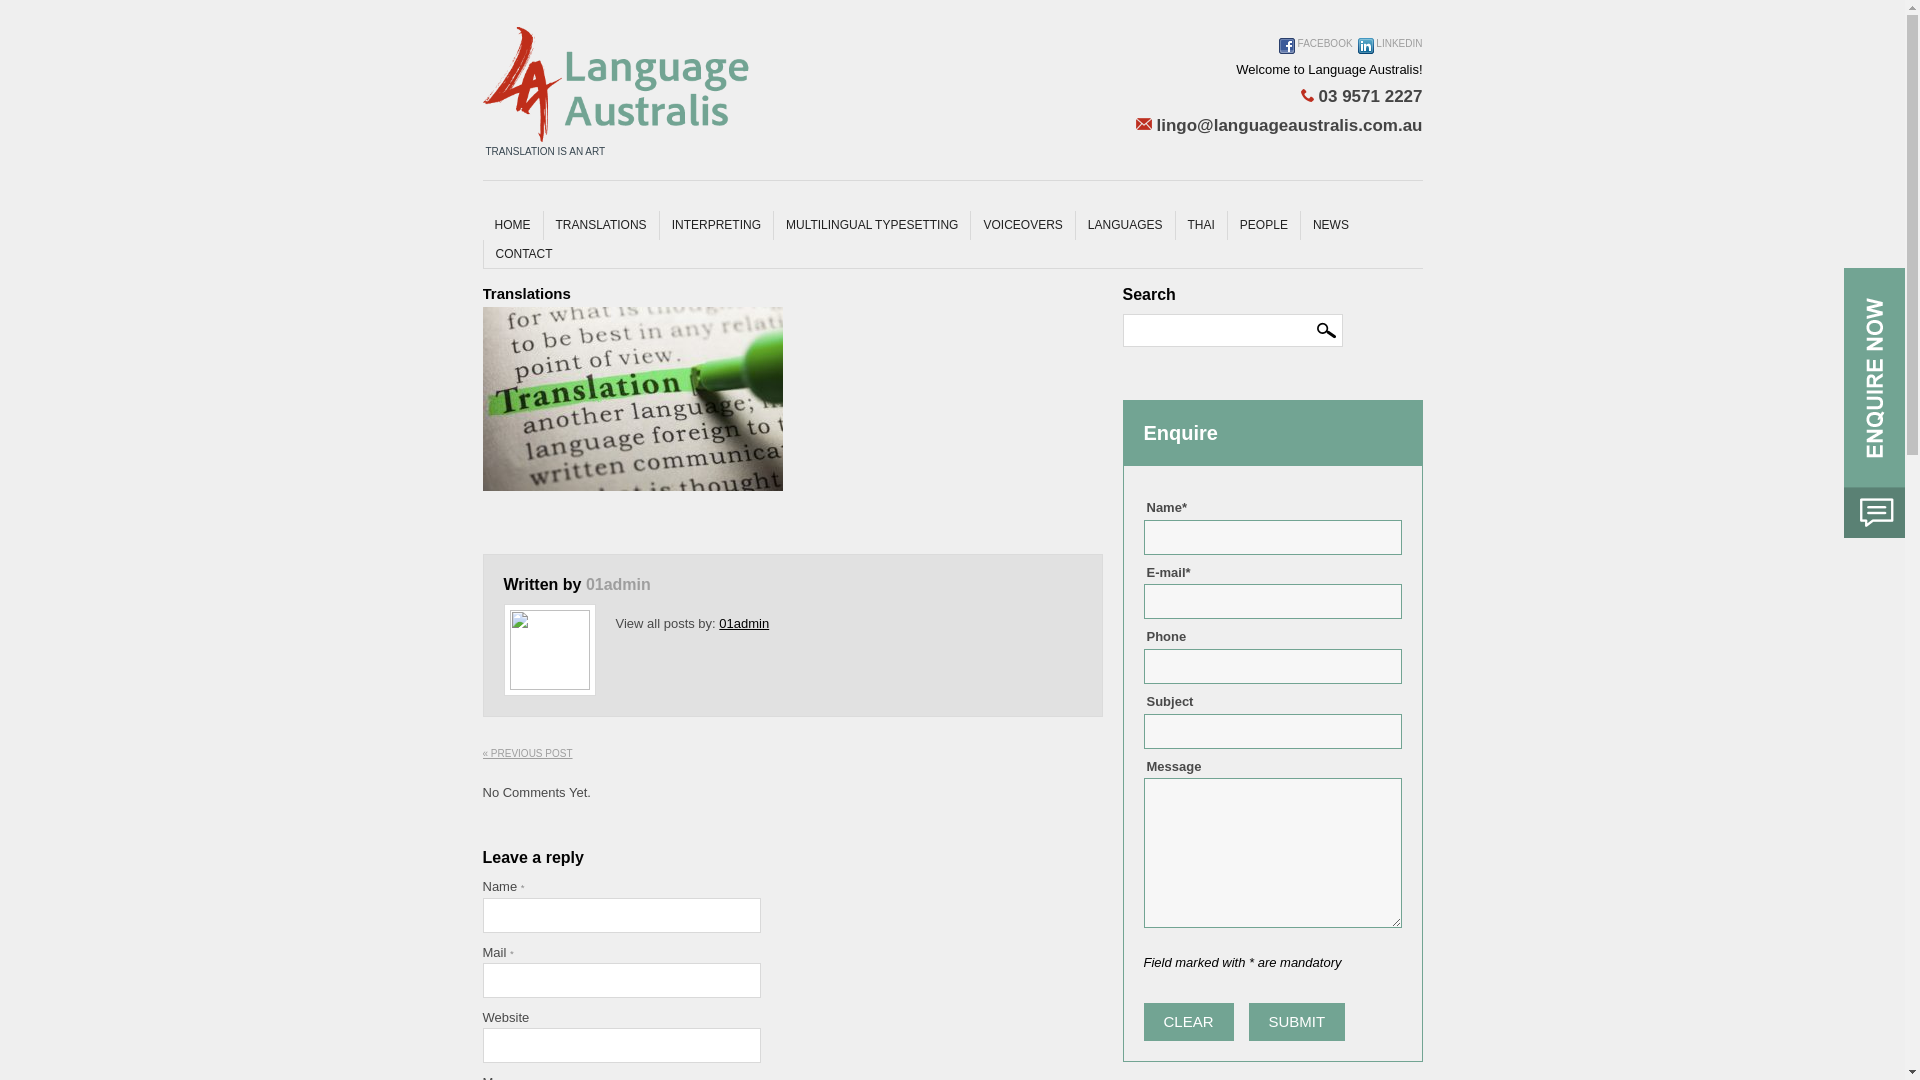 The height and width of the screenshot is (1080, 1920). What do you see at coordinates (481, 253) in the screenshot?
I see `'CONTACT'` at bounding box center [481, 253].